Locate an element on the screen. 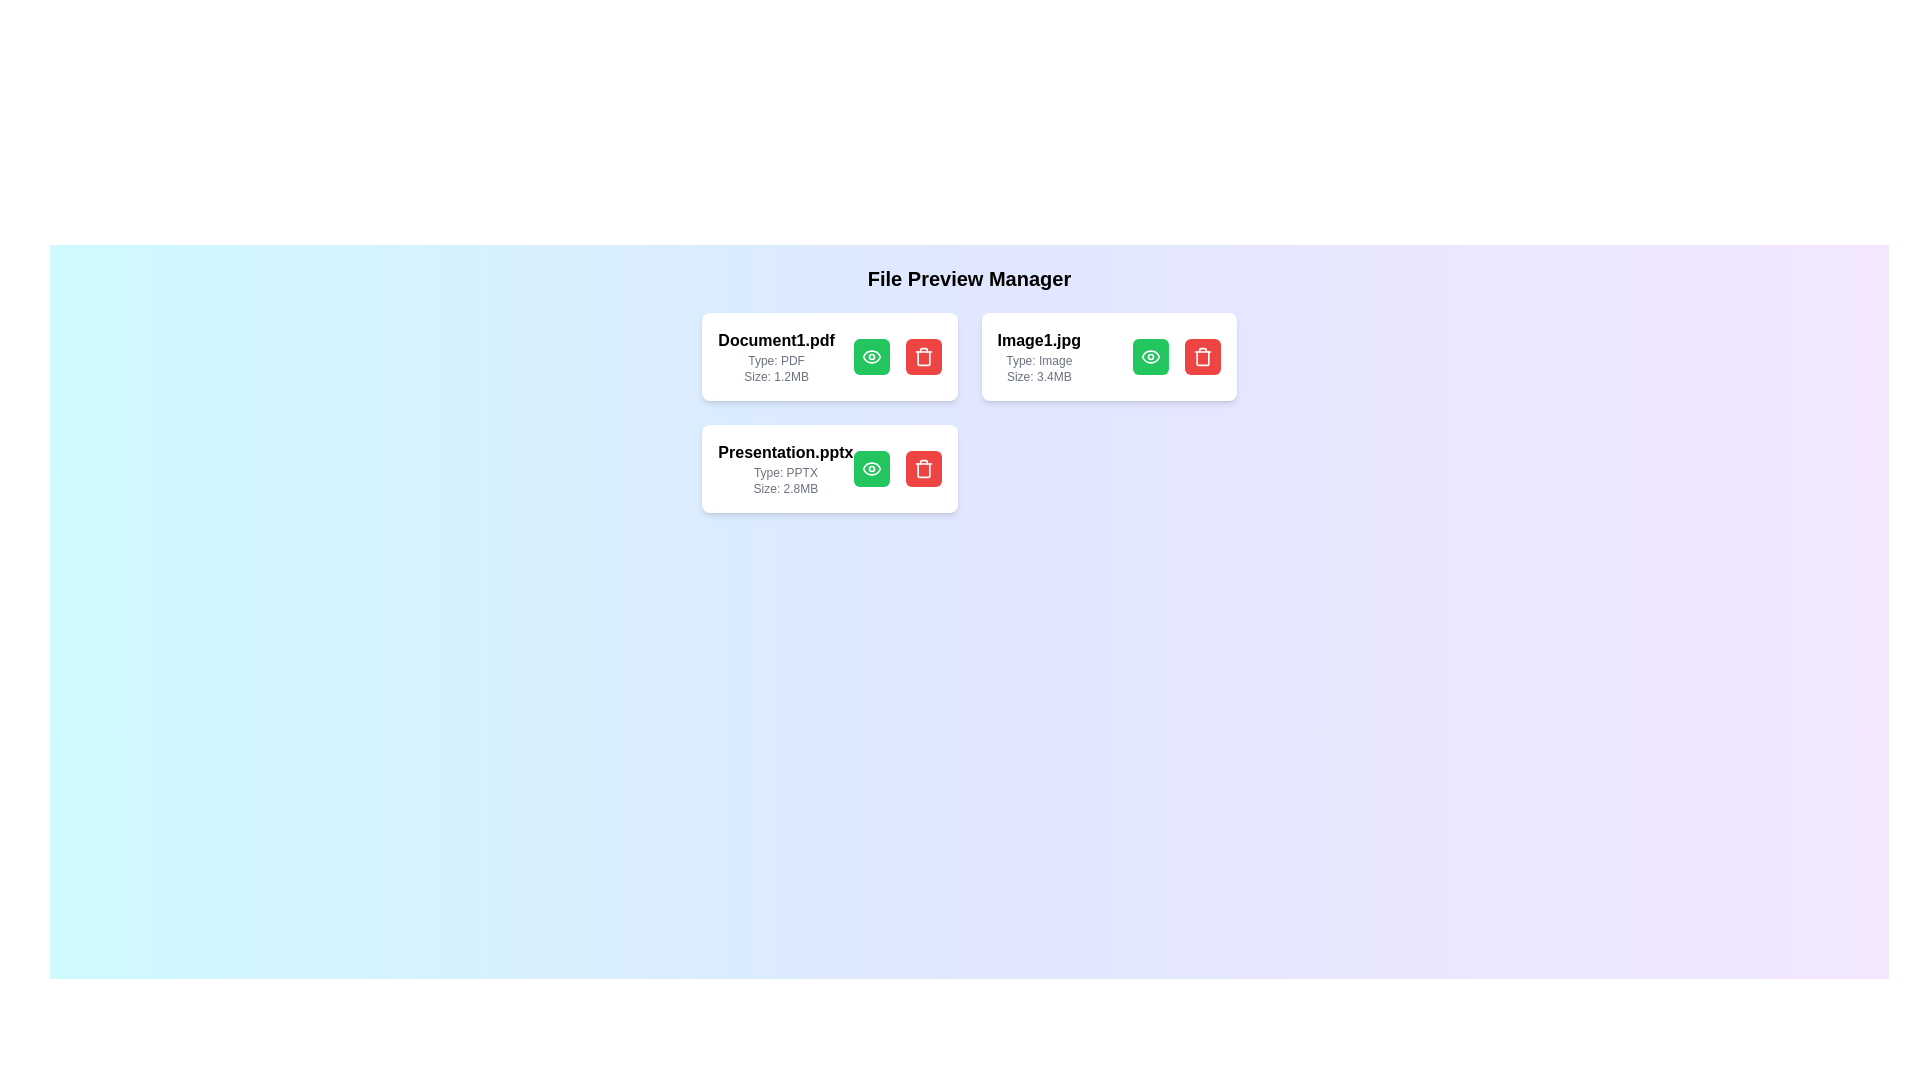  the green button with the eye icon to preview the file associated with 'Presentation.pptx' is located at coordinates (896, 469).